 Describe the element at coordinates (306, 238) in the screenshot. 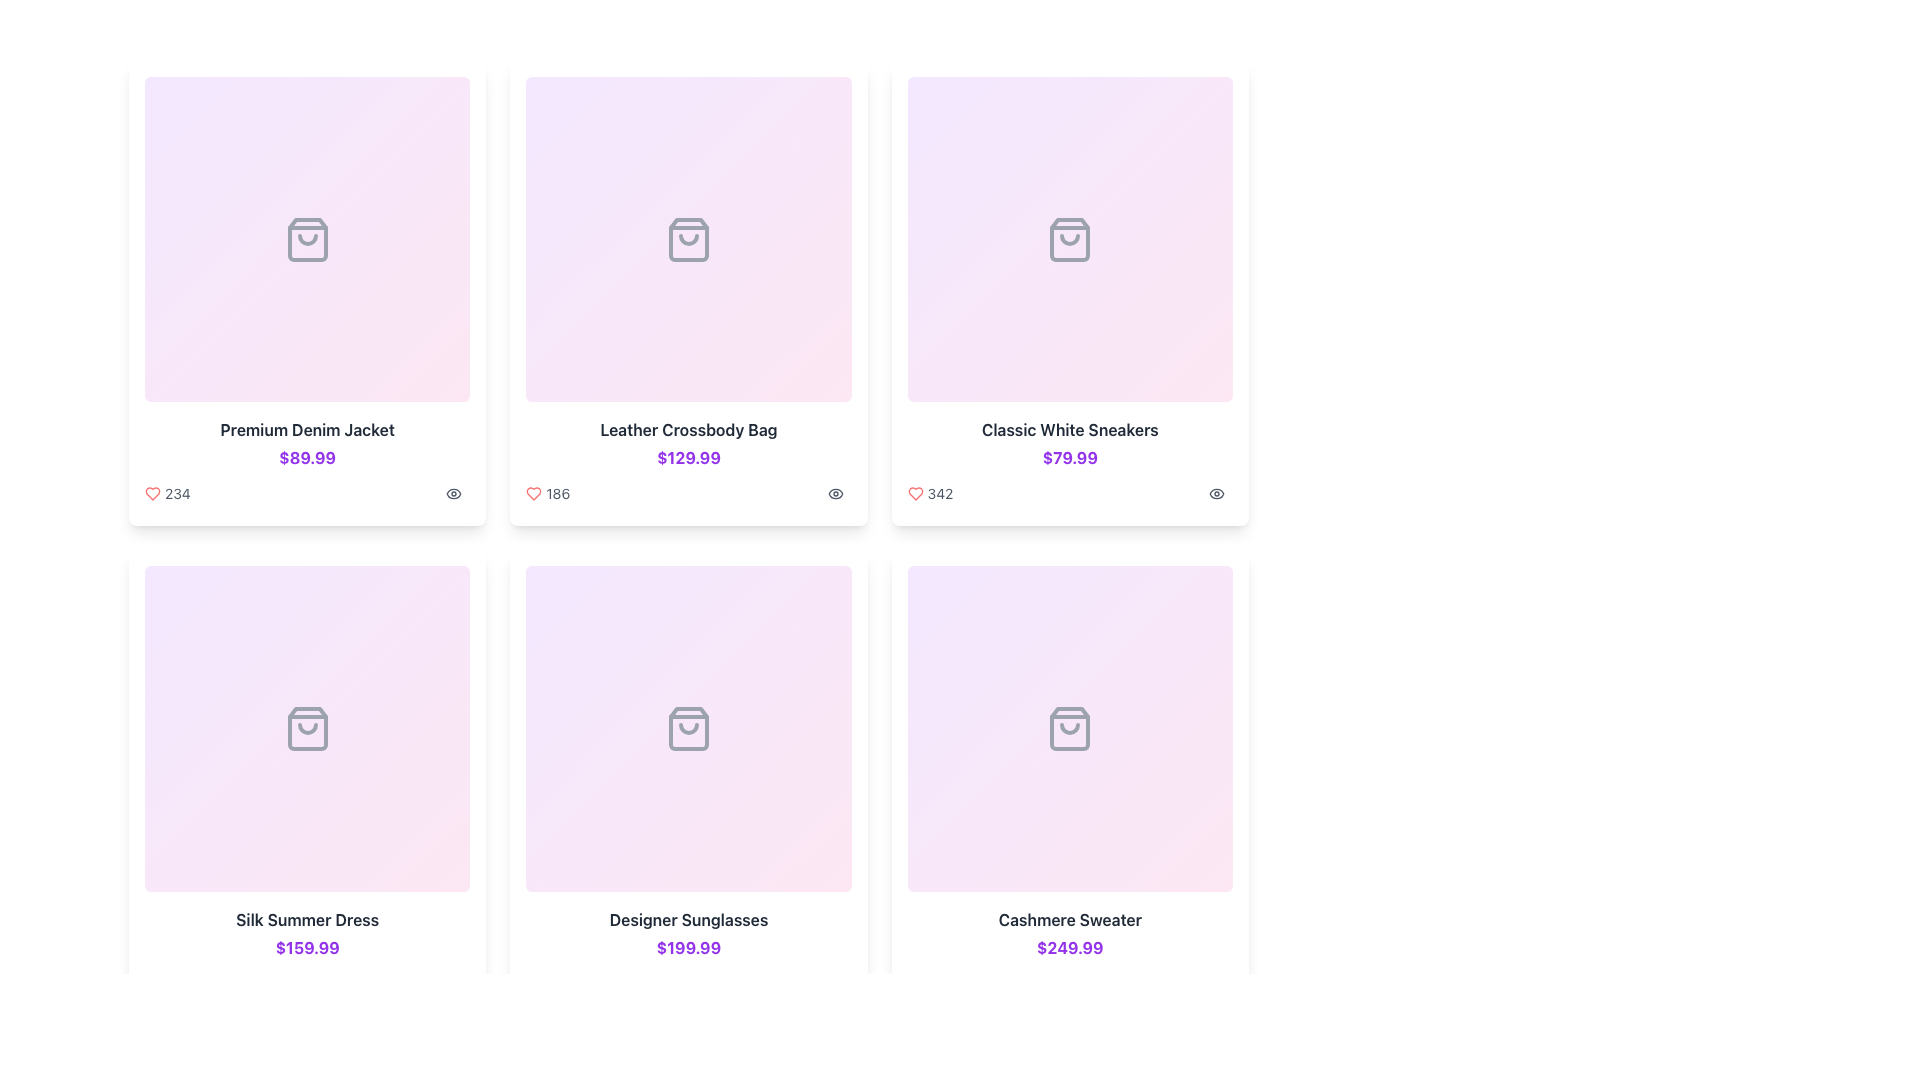

I see `the shopping bag icon located centrally within the top-left card of a grid structure to interact with it` at that location.